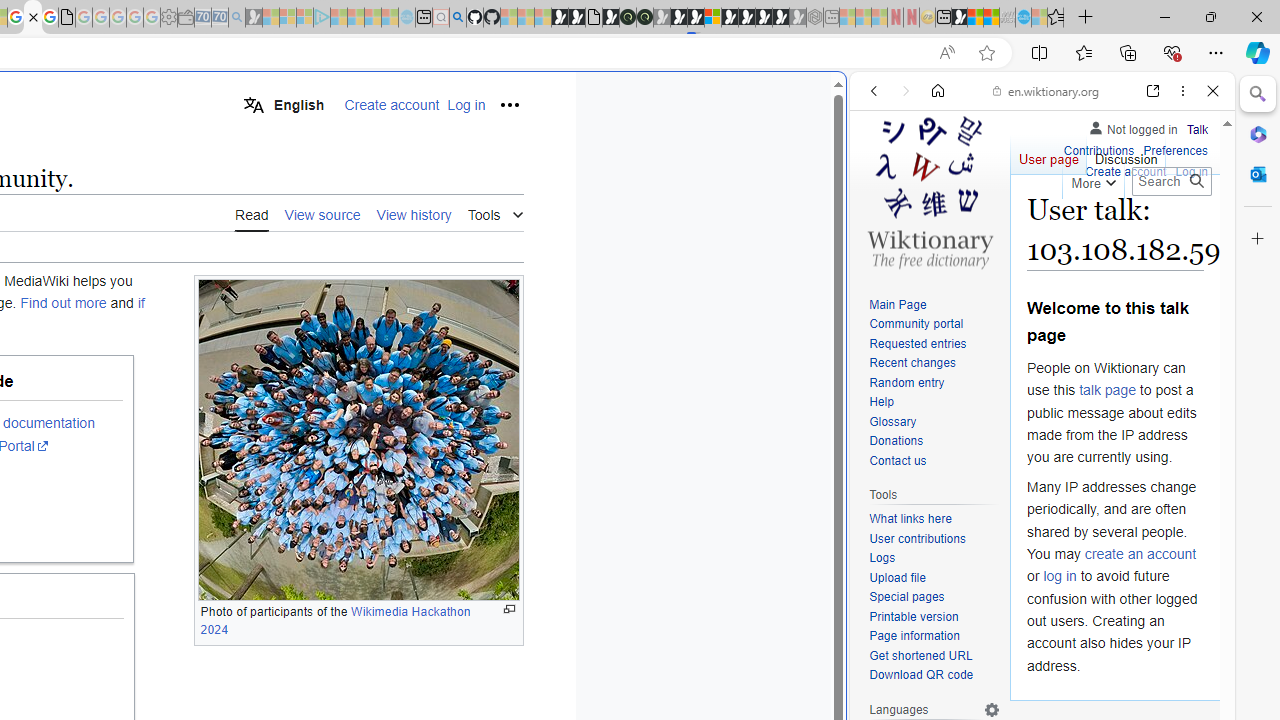  I want to click on 'Get shortened URL', so click(934, 656).